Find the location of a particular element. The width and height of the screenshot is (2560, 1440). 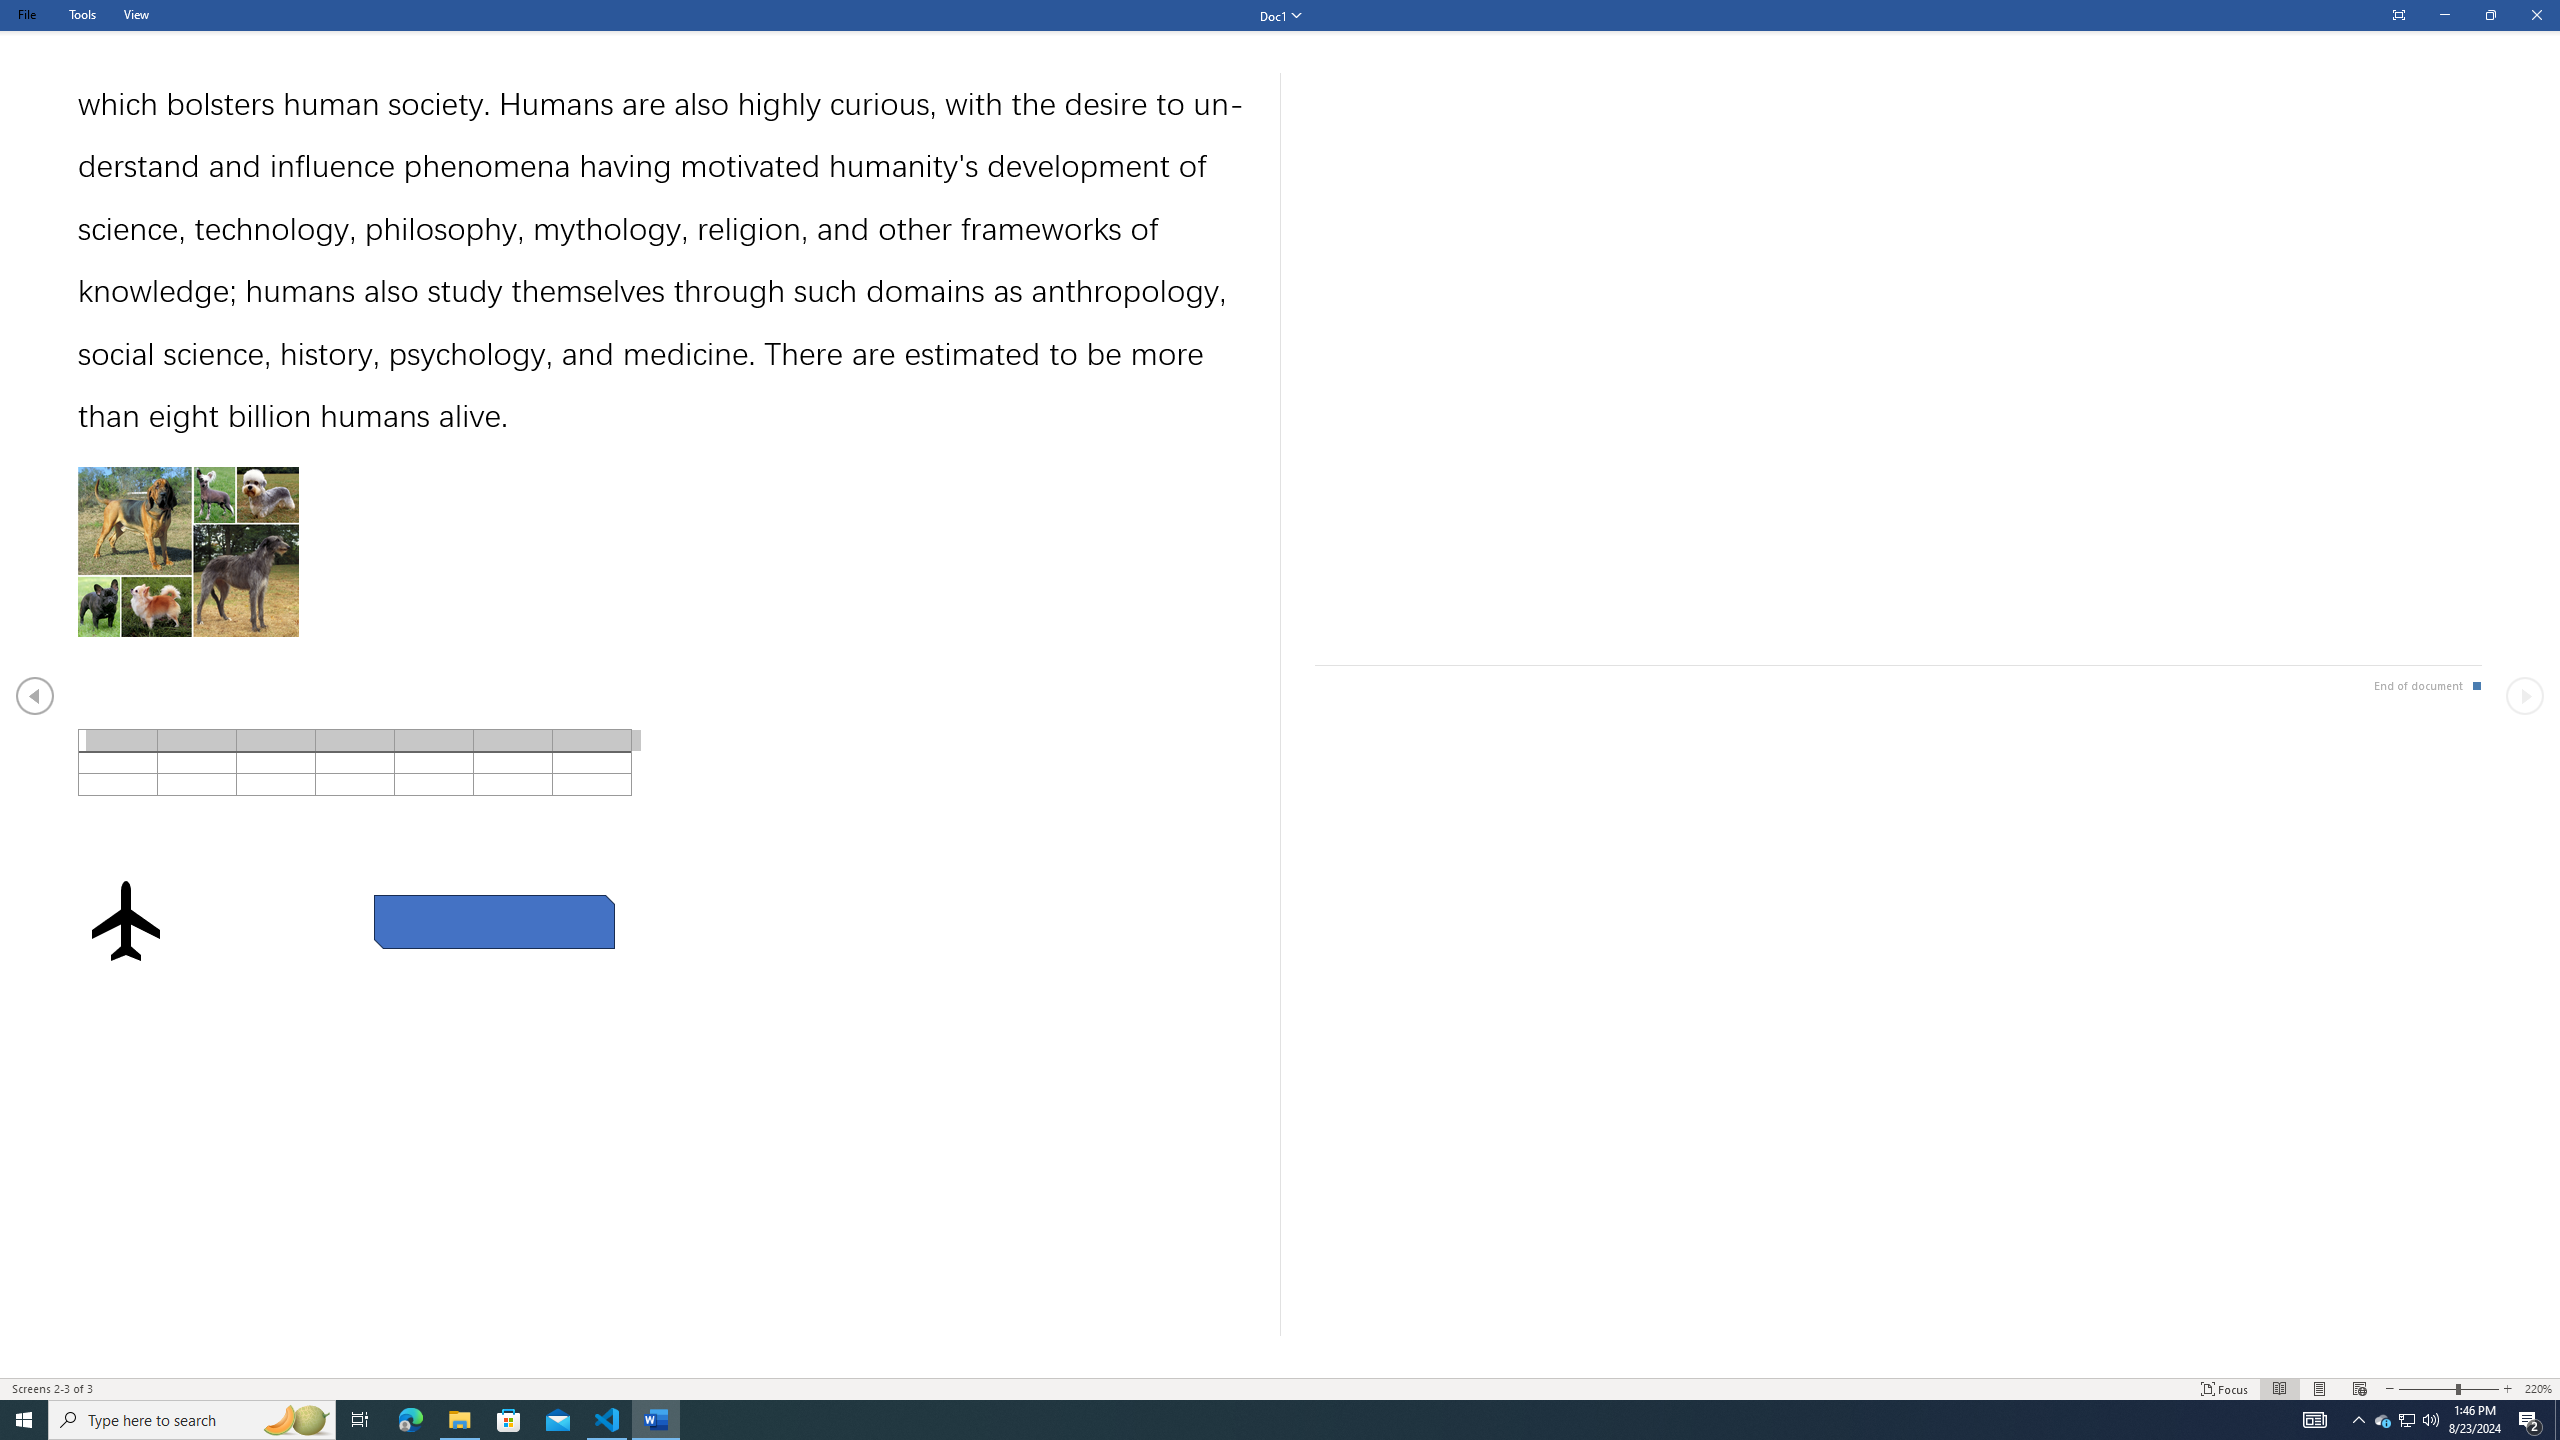

'Auto-hide Reading Toolbar' is located at coordinates (2397, 15).